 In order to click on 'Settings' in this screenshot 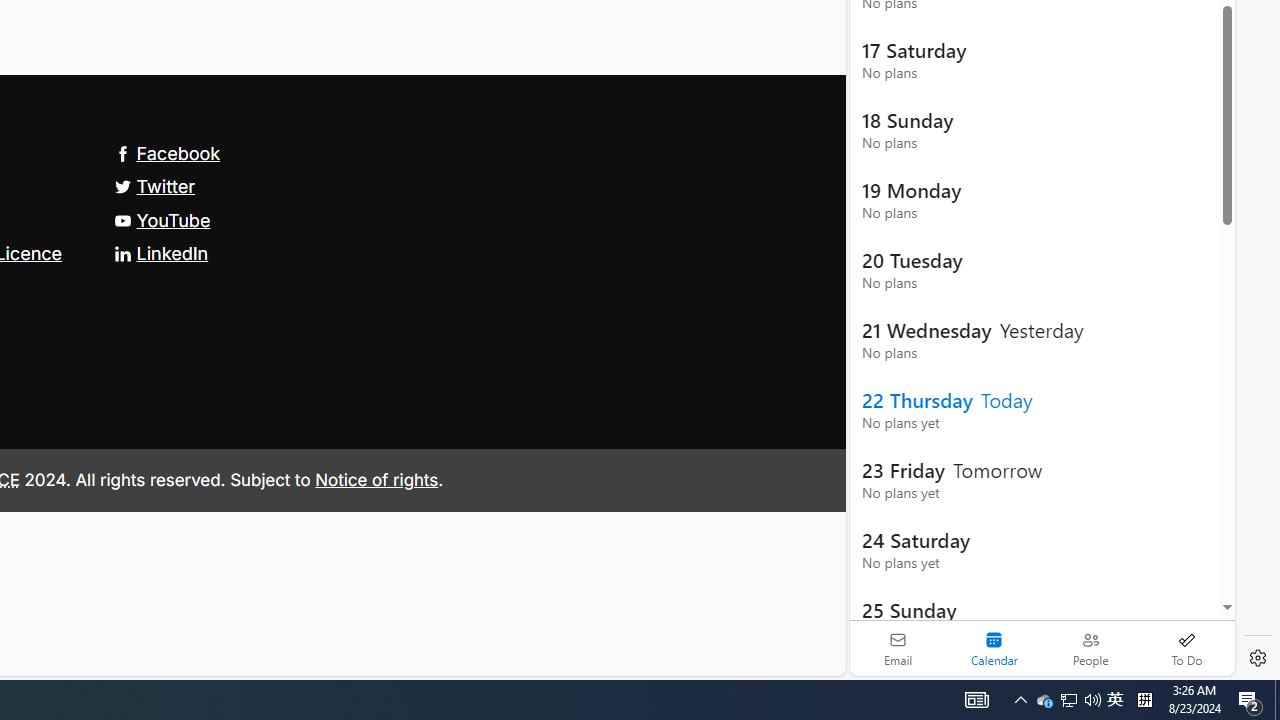, I will do `click(1257, 658)`.